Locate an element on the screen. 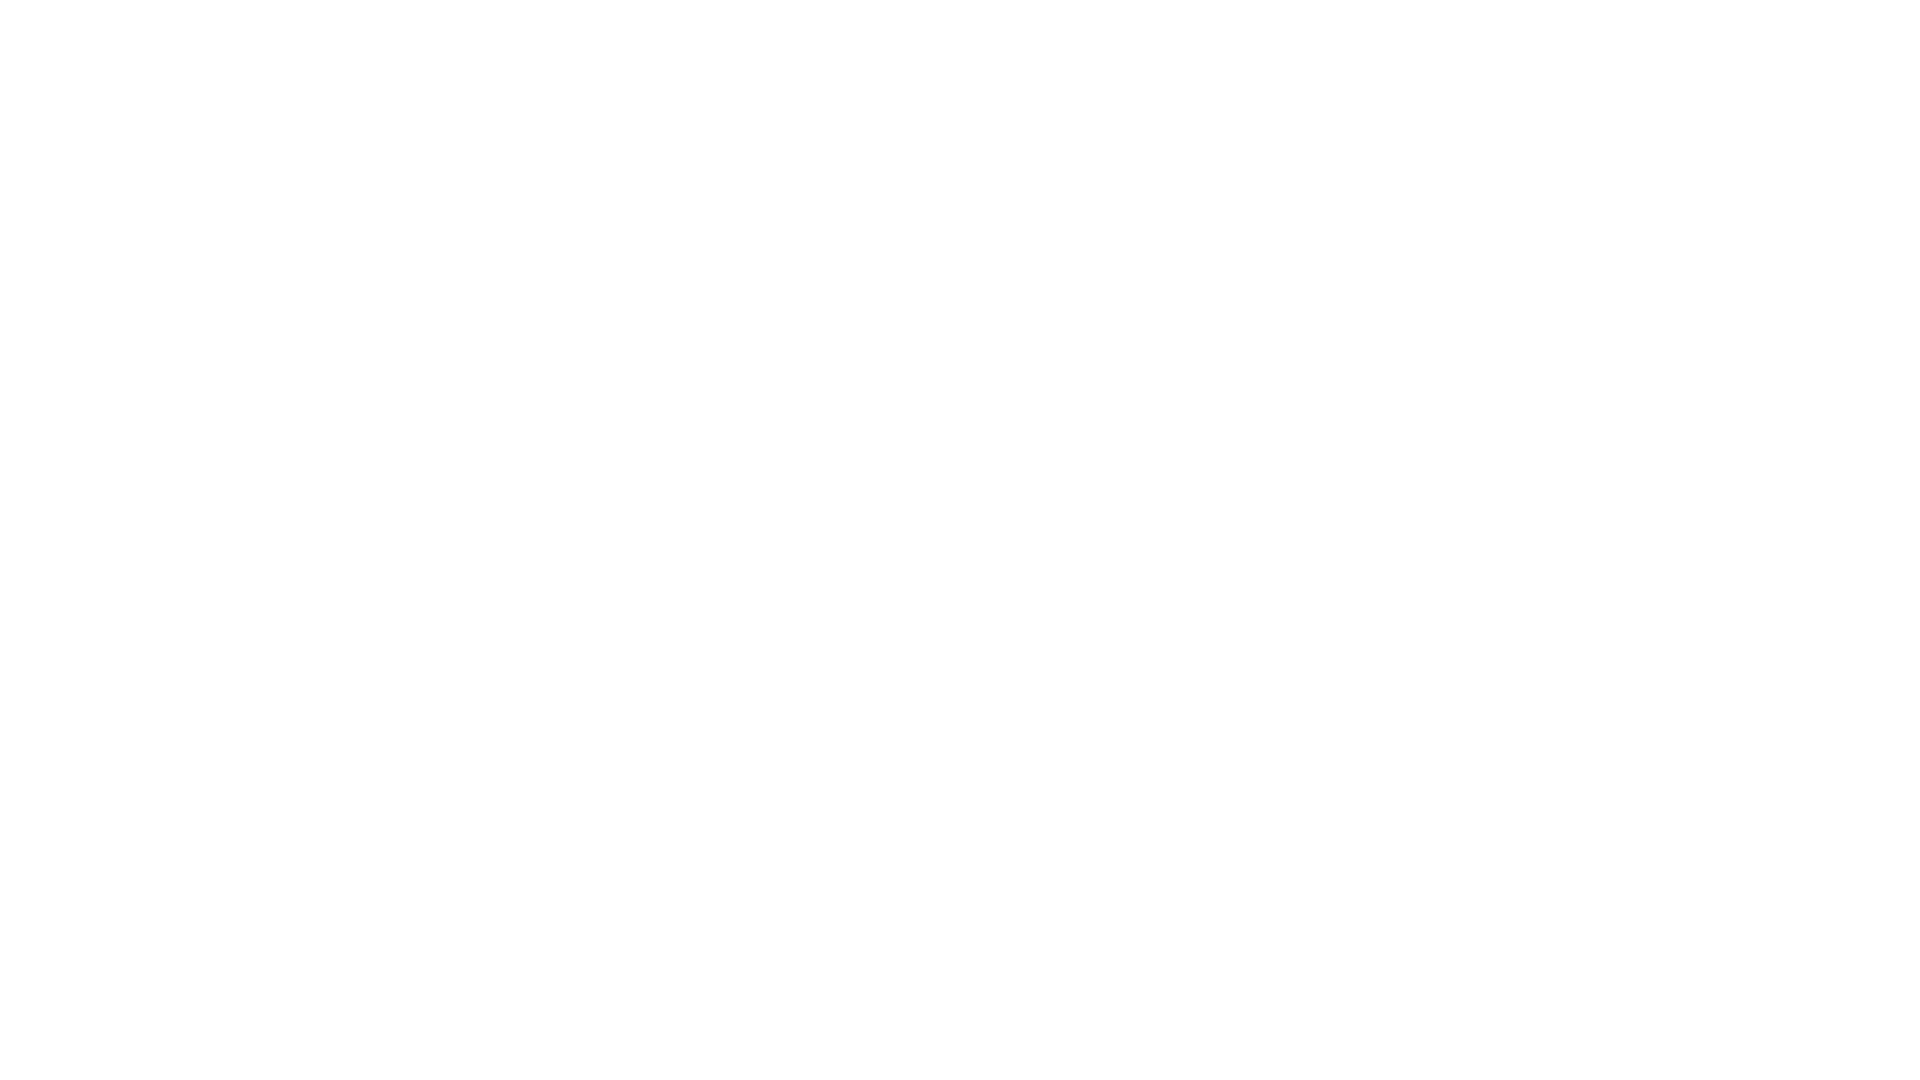  EPISODE is located at coordinates (272, 361).